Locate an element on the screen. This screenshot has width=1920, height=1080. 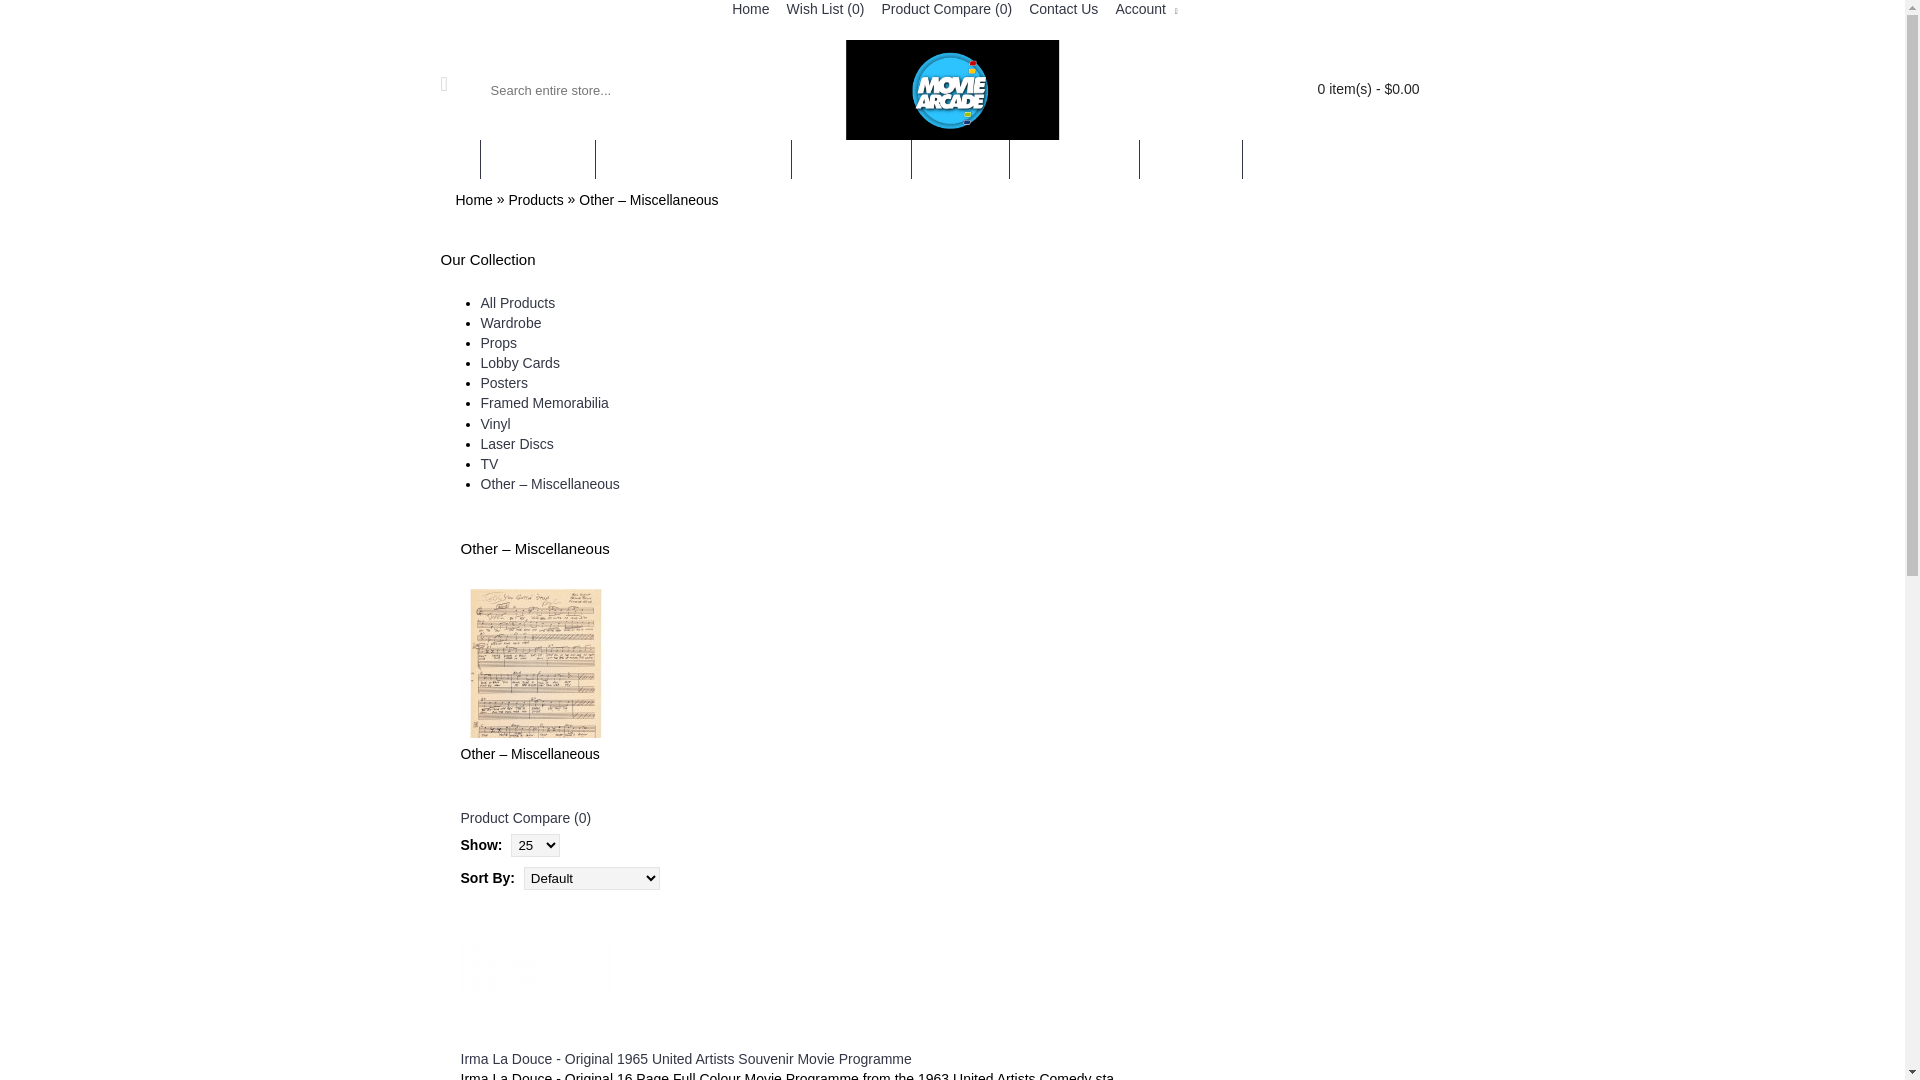
'Laser Discs' is located at coordinates (516, 442).